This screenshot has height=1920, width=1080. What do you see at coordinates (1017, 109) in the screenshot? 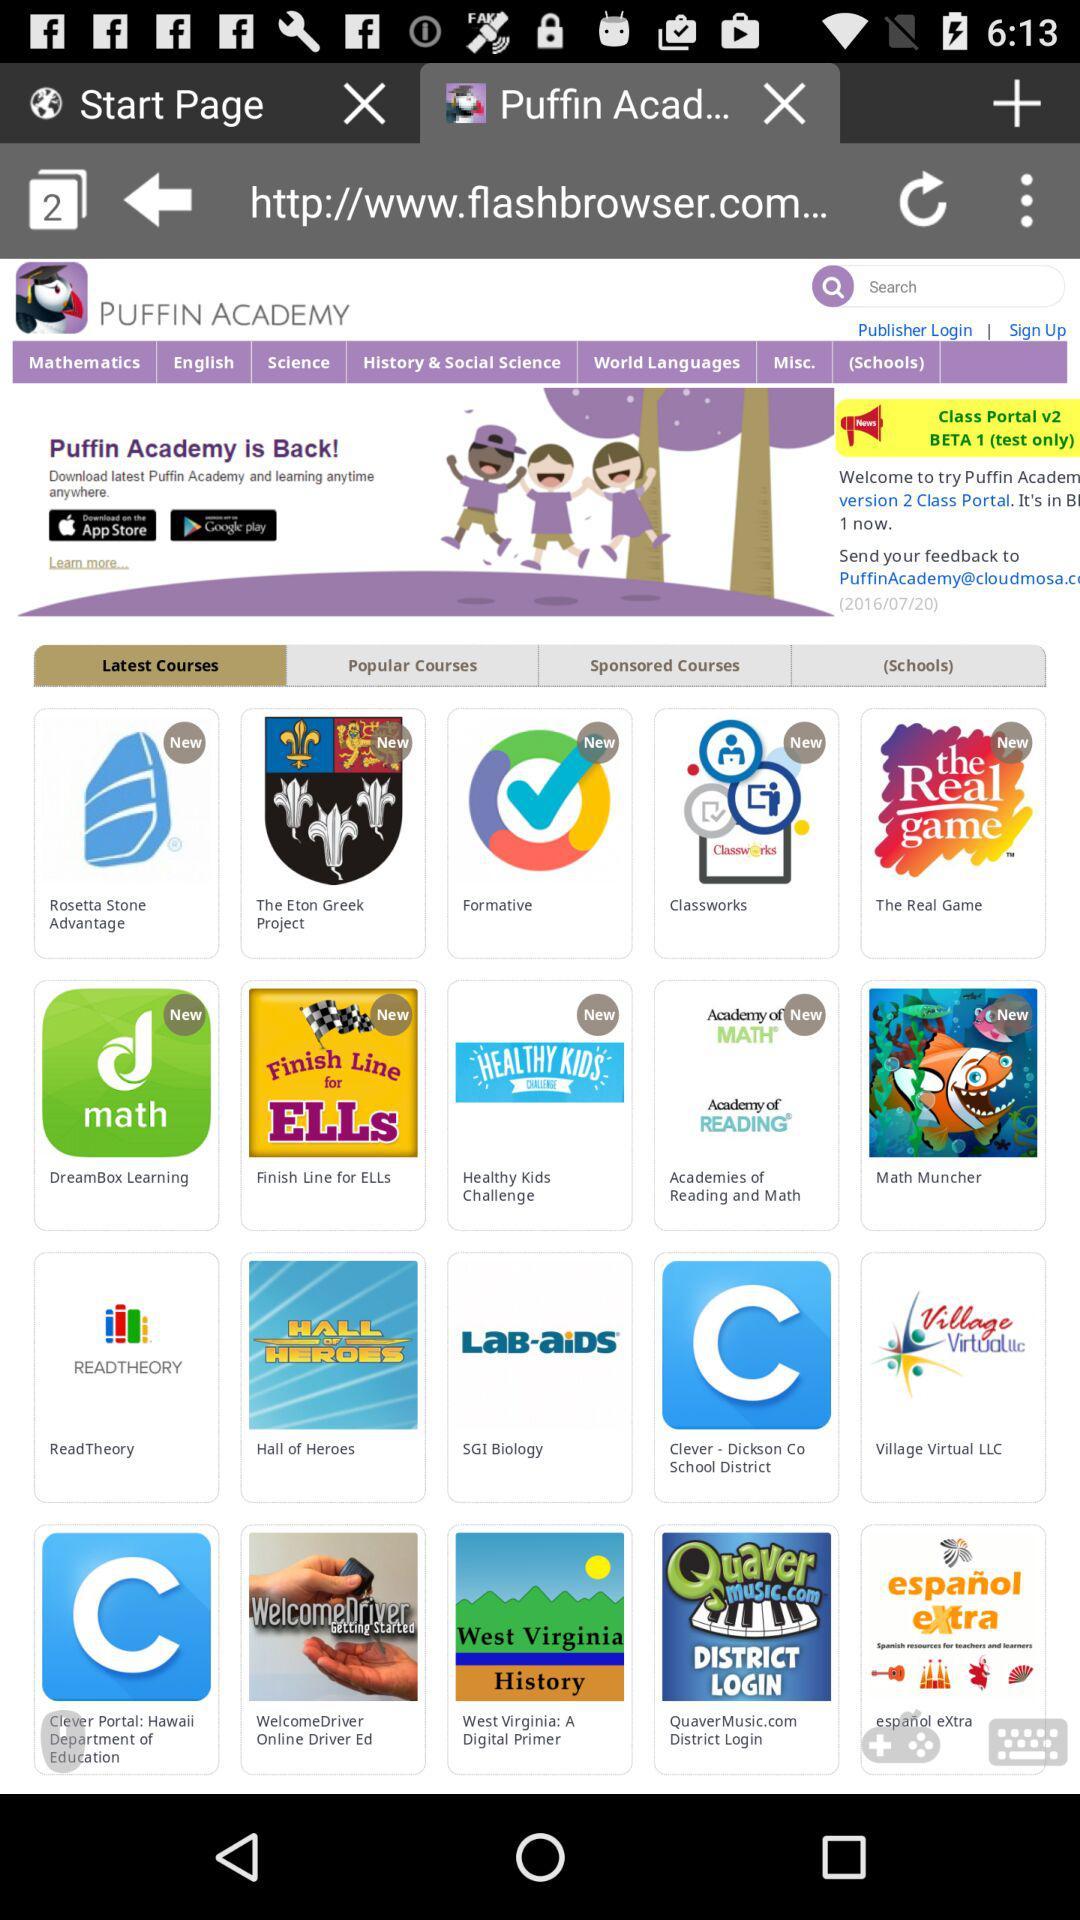
I see `the add icon` at bounding box center [1017, 109].